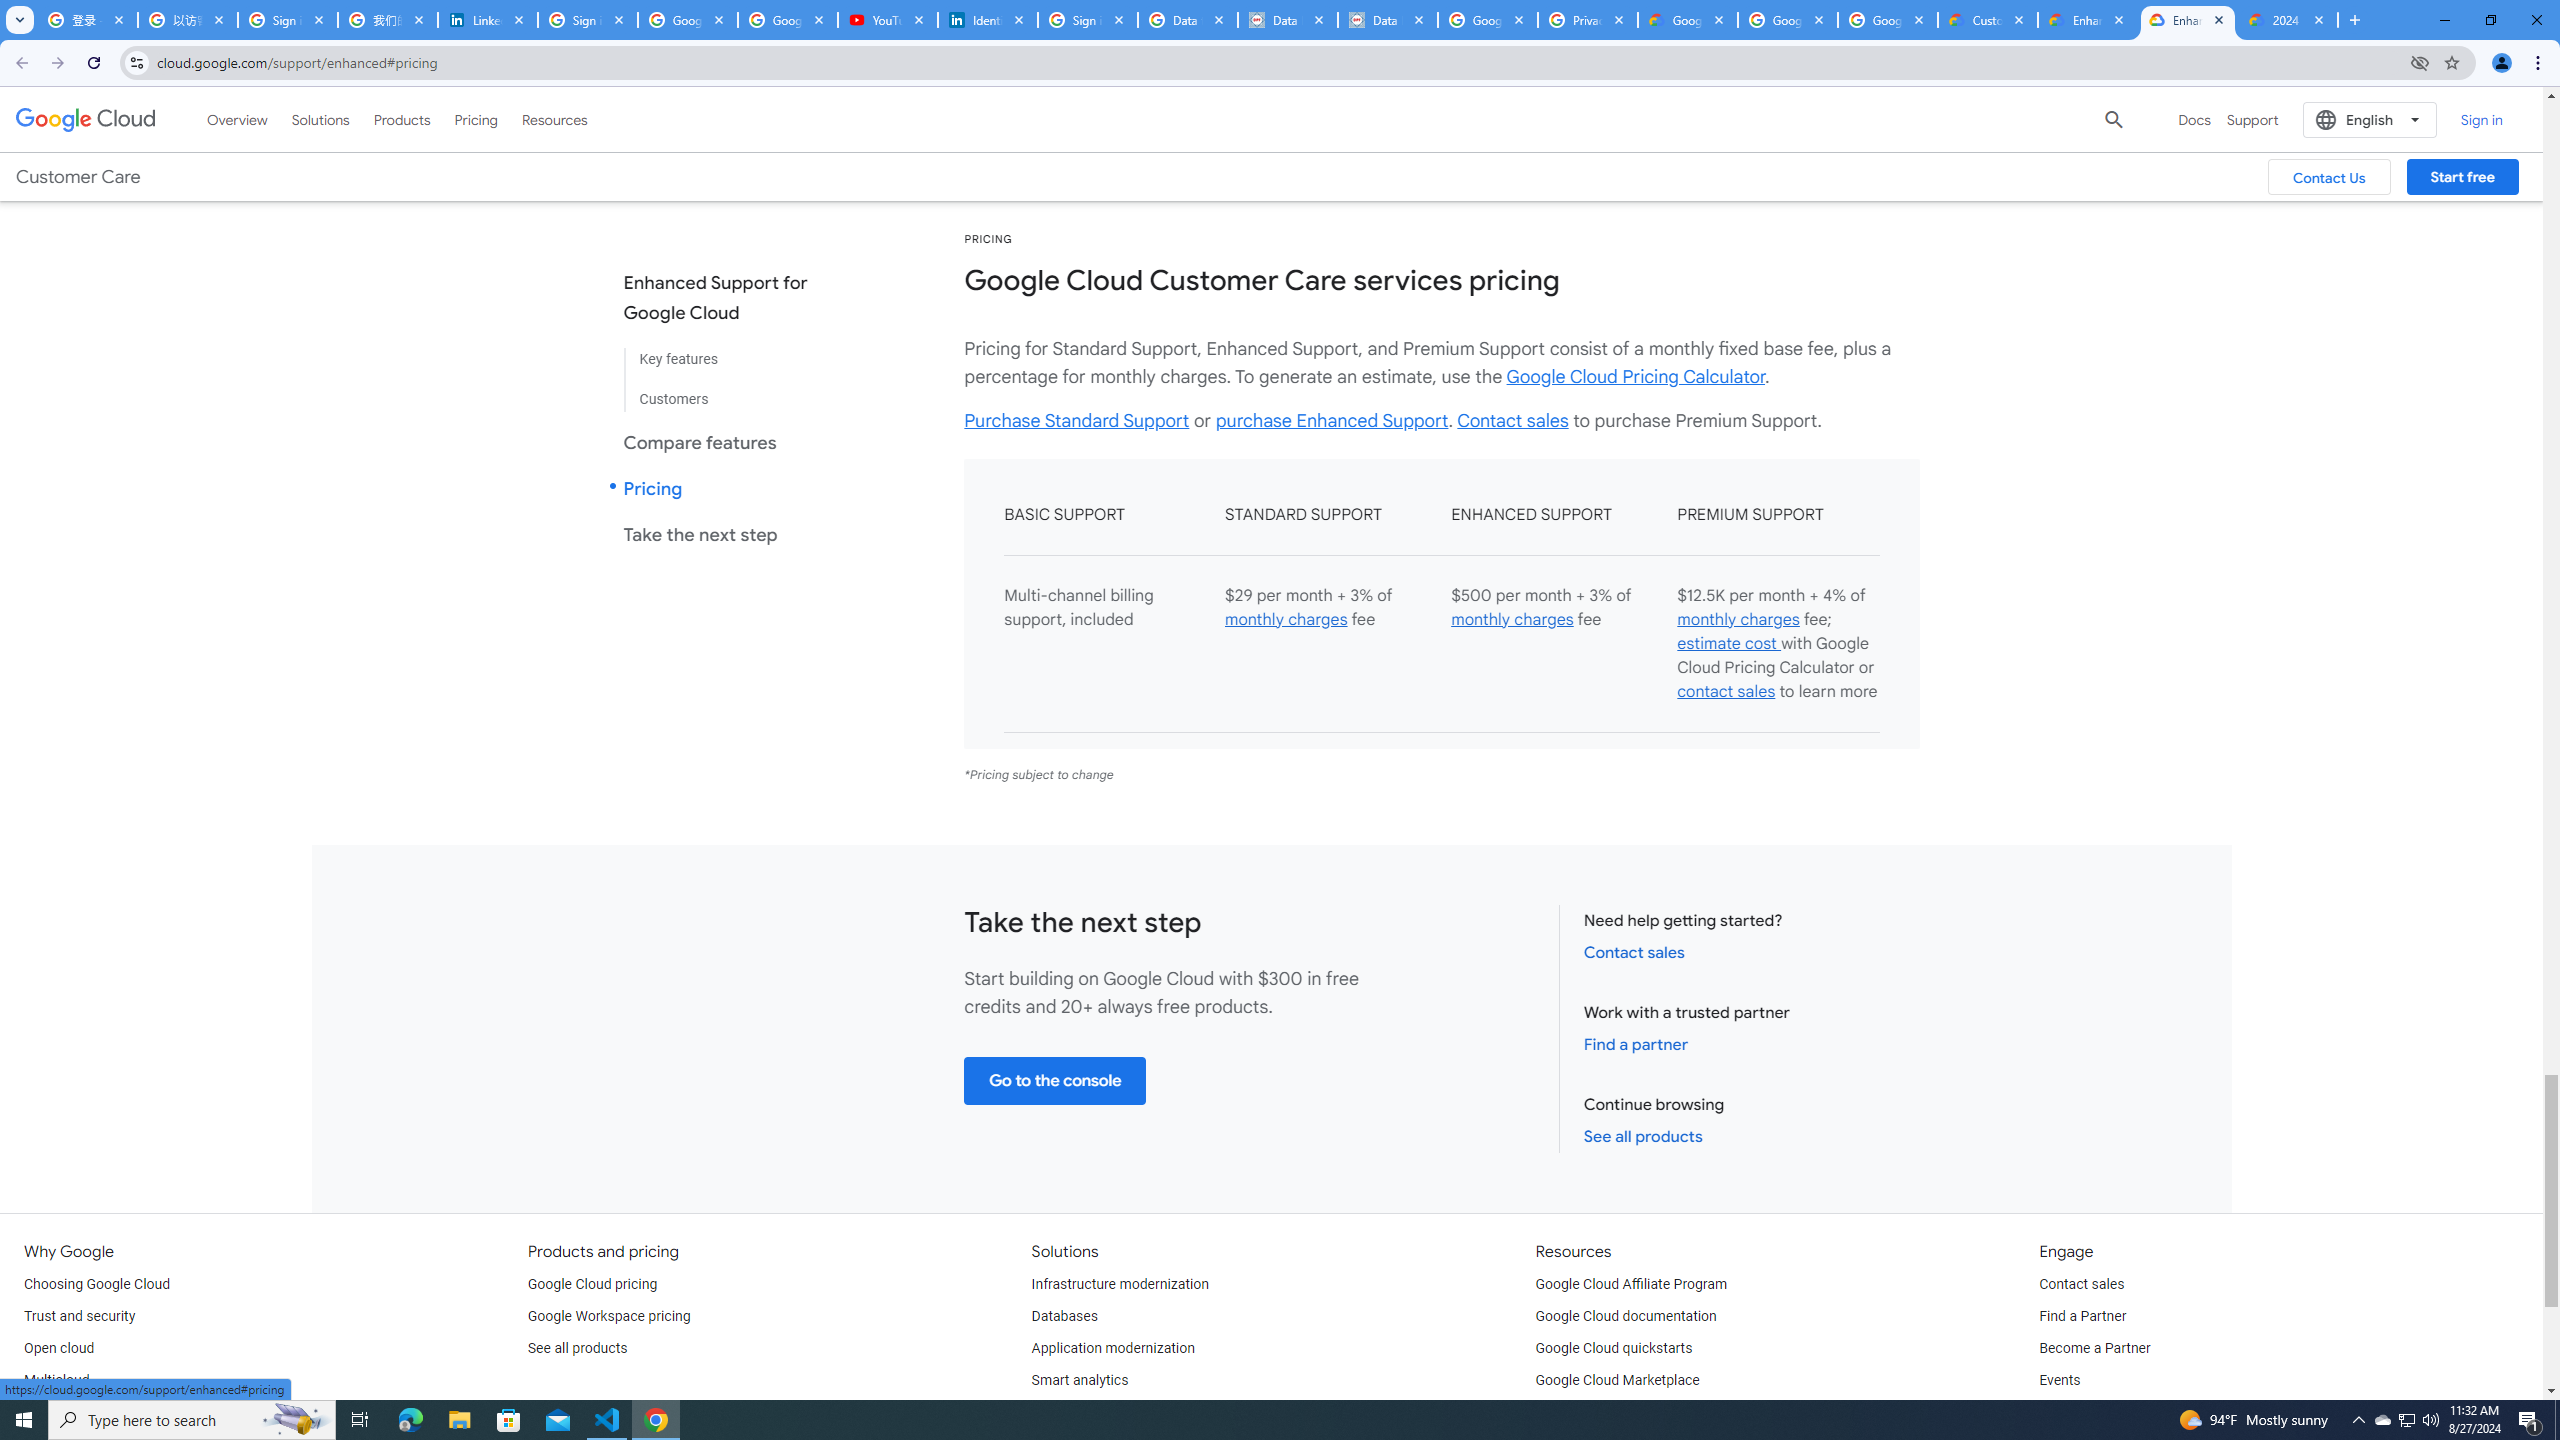 The image size is (2560, 1440). I want to click on 'Multicloud', so click(56, 1379).